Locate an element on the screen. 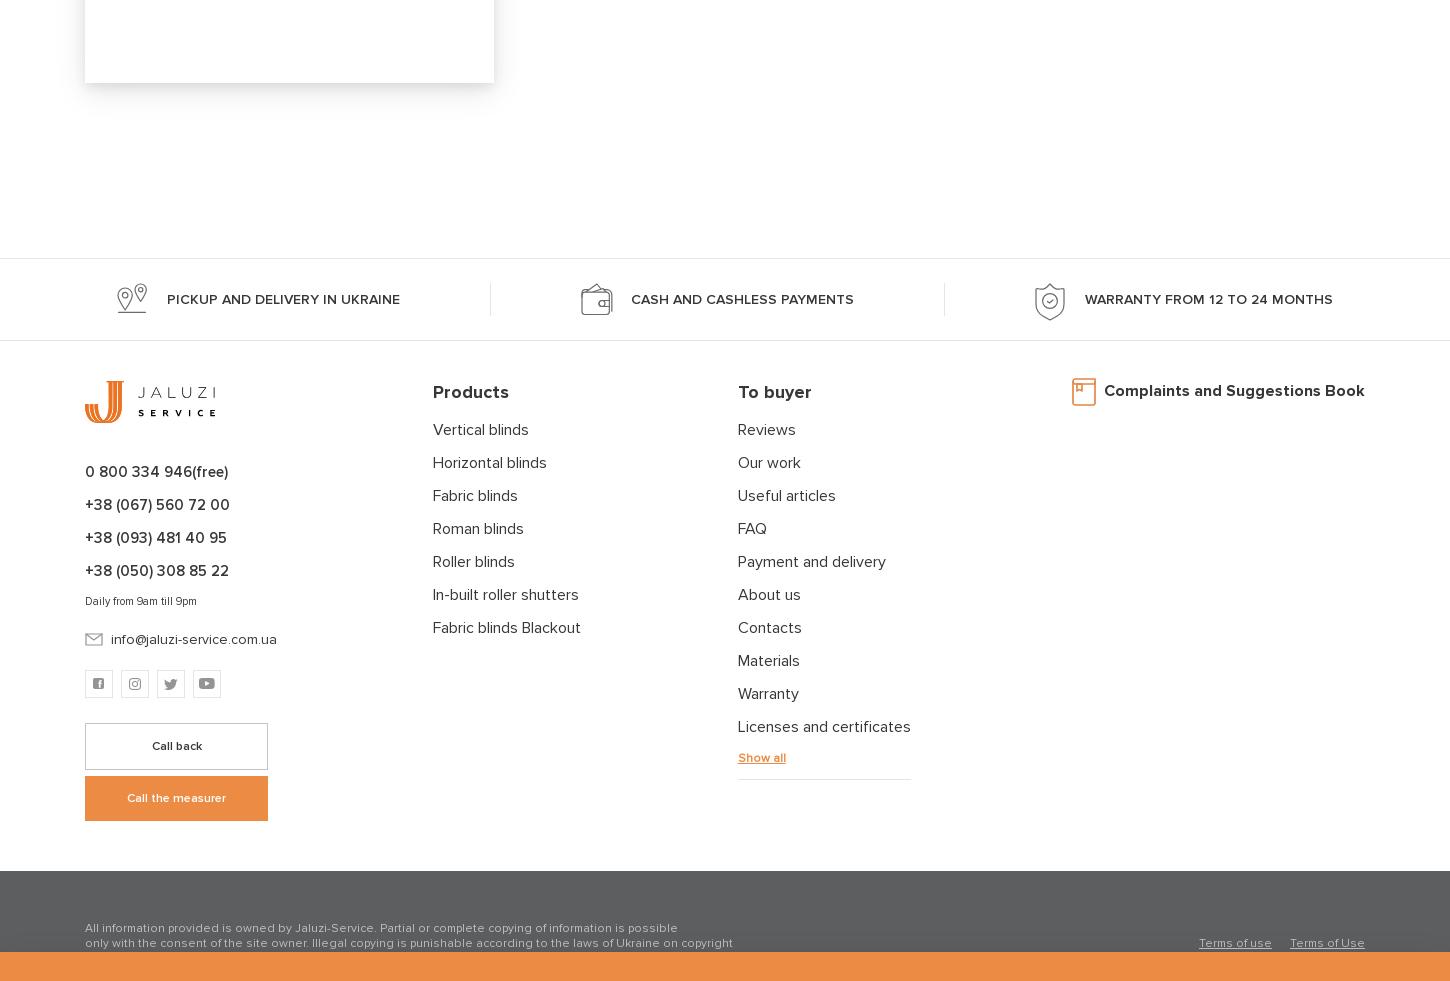 The width and height of the screenshot is (1450, 981). 'Fabric blinds Blackout' is located at coordinates (507, 628).